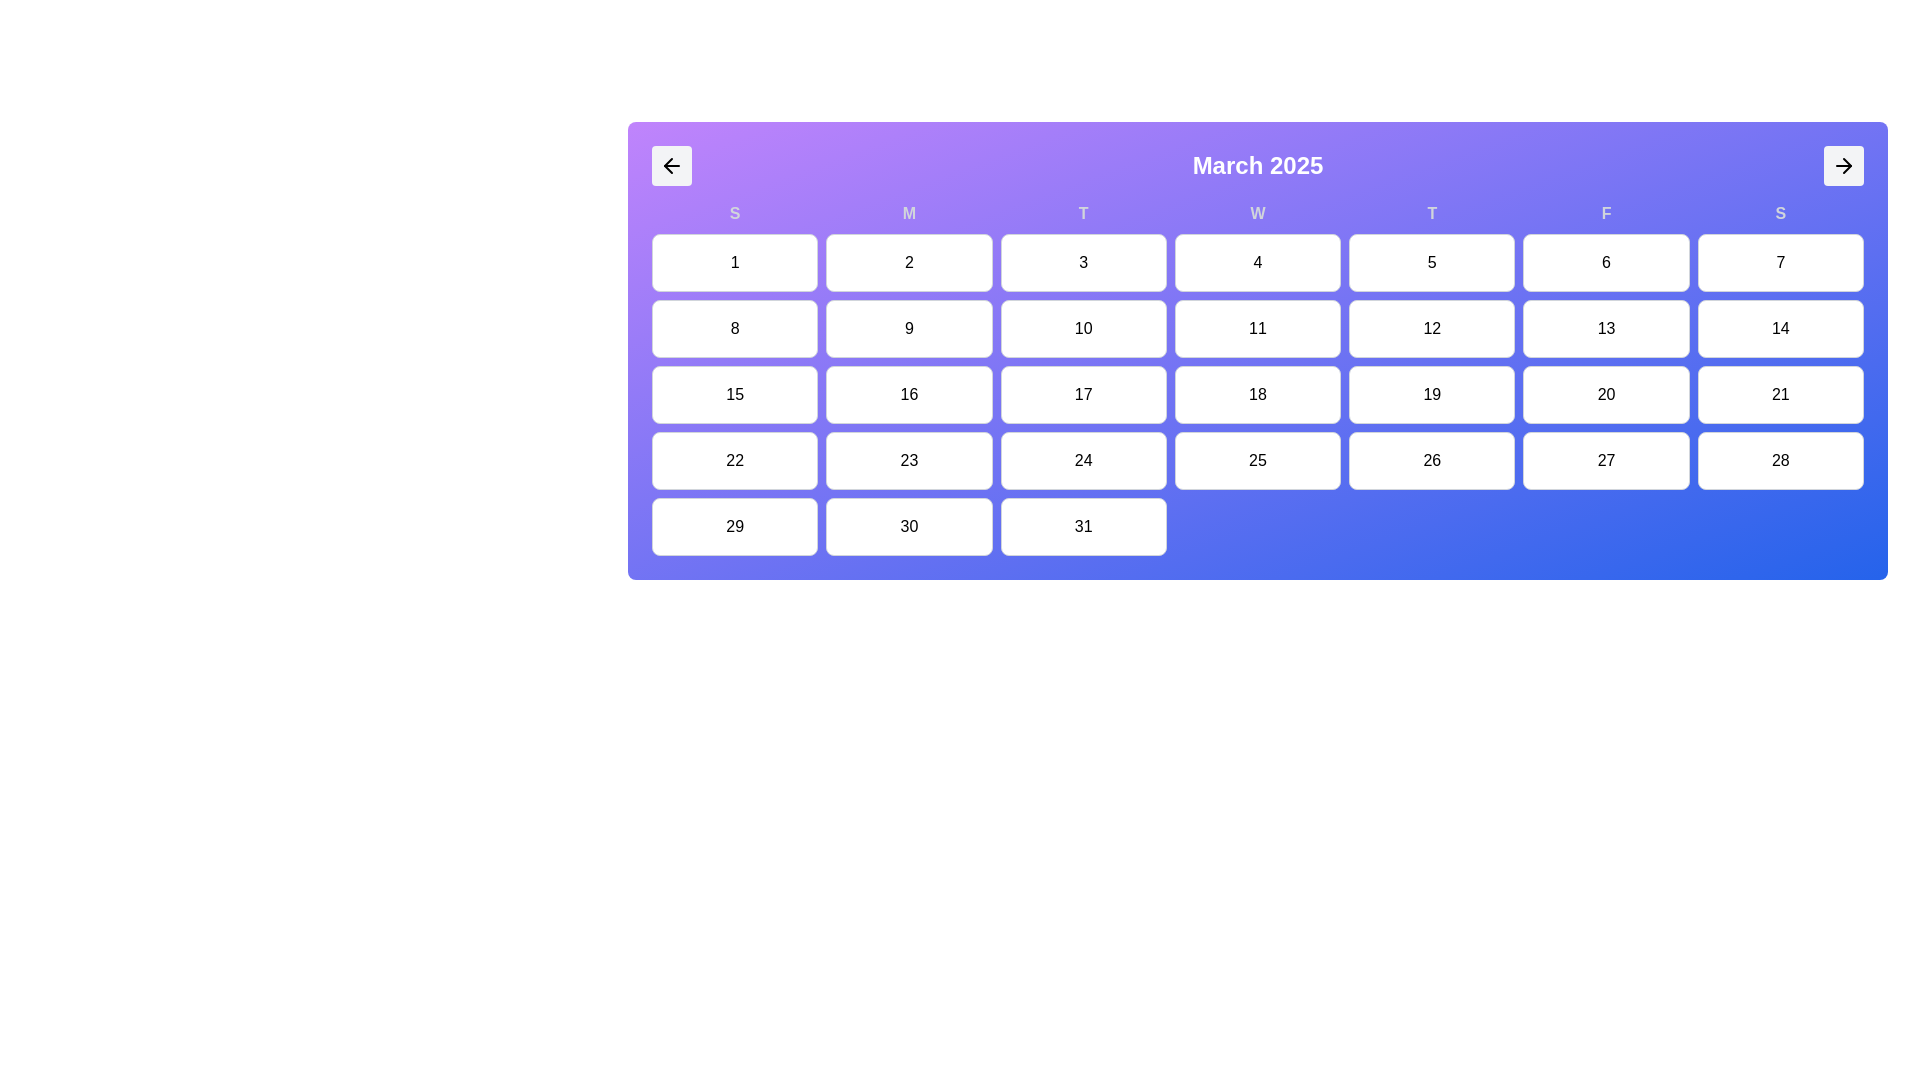 Image resolution: width=1920 pixels, height=1080 pixels. What do you see at coordinates (1606, 327) in the screenshot?
I see `the Calendar day cell for Friday, which is a rectangular block with a white background and contains the number '13'` at bounding box center [1606, 327].